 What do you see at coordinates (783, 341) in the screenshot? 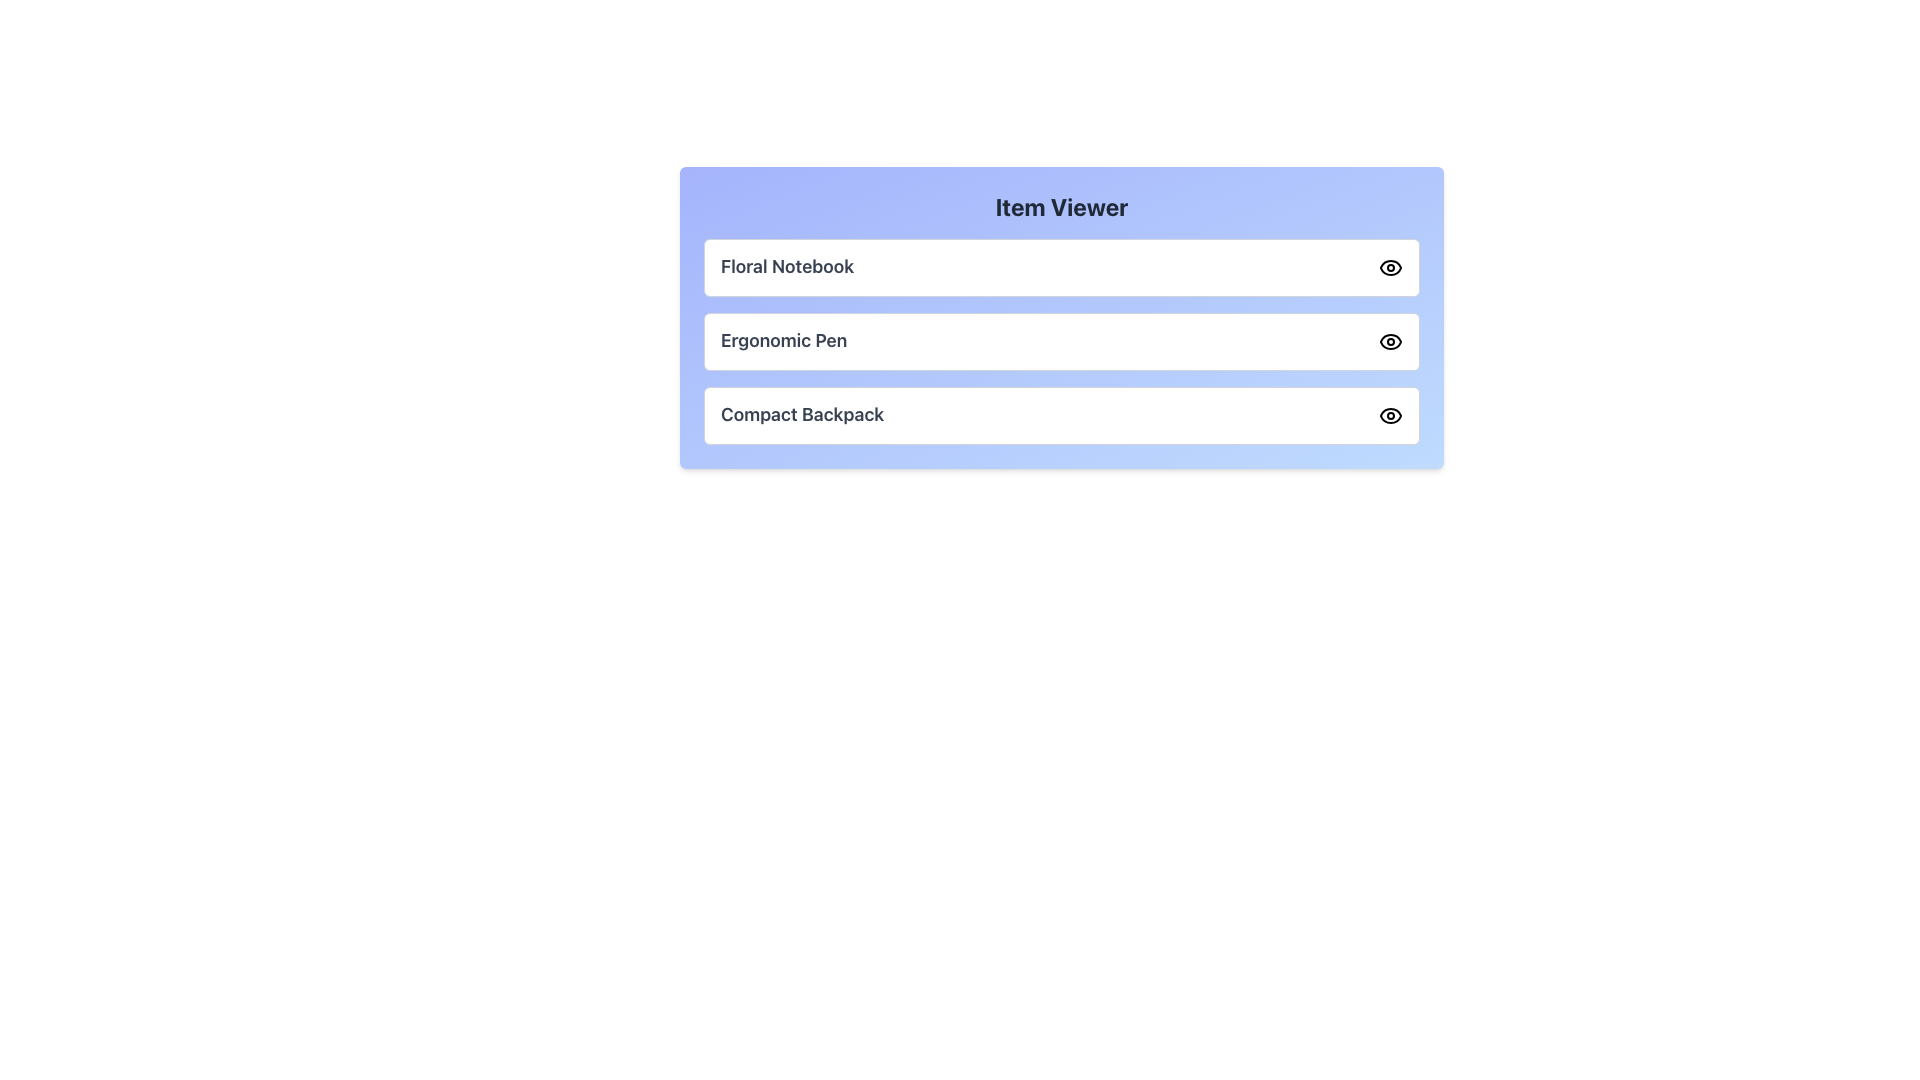
I see `the 'Ergonomic Pen' text label, which is the second item in the list within the 'Item Viewer' panel` at bounding box center [783, 341].